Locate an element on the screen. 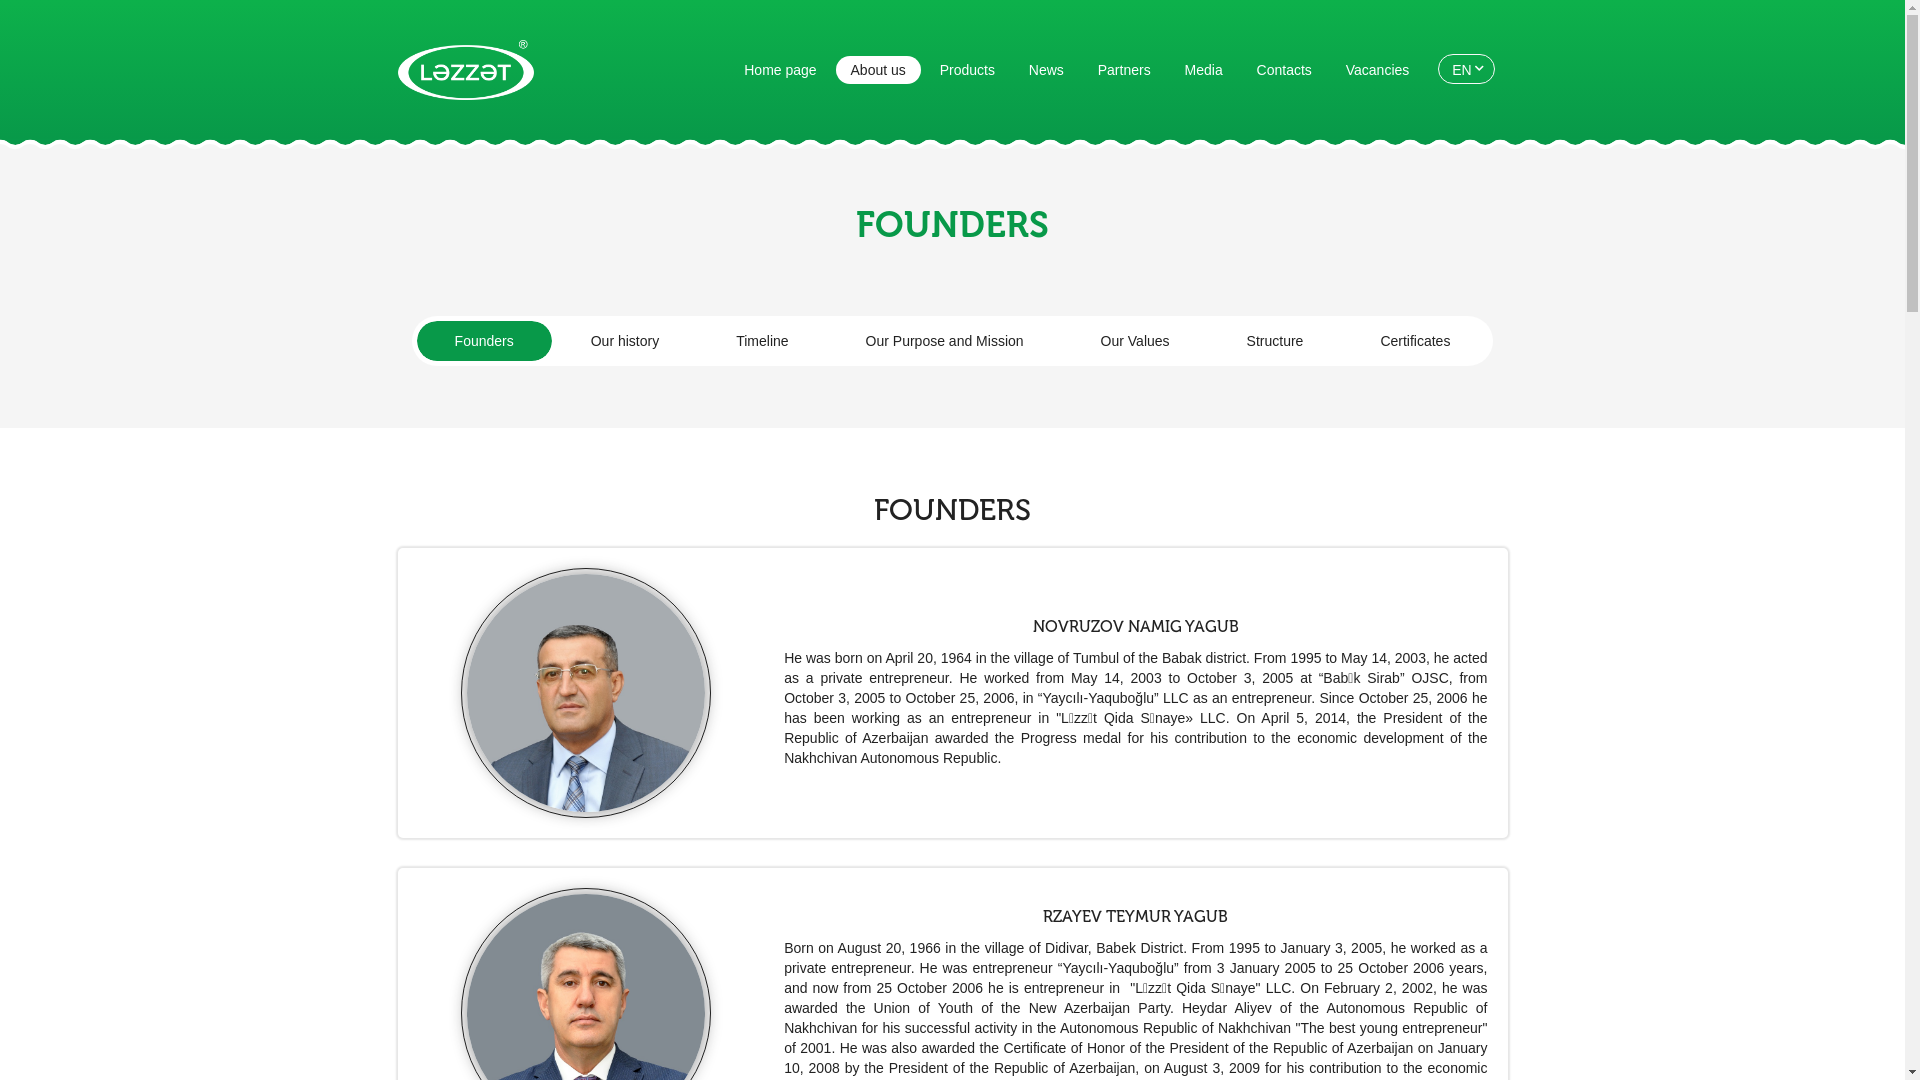  'Timeline' is located at coordinates (697, 339).